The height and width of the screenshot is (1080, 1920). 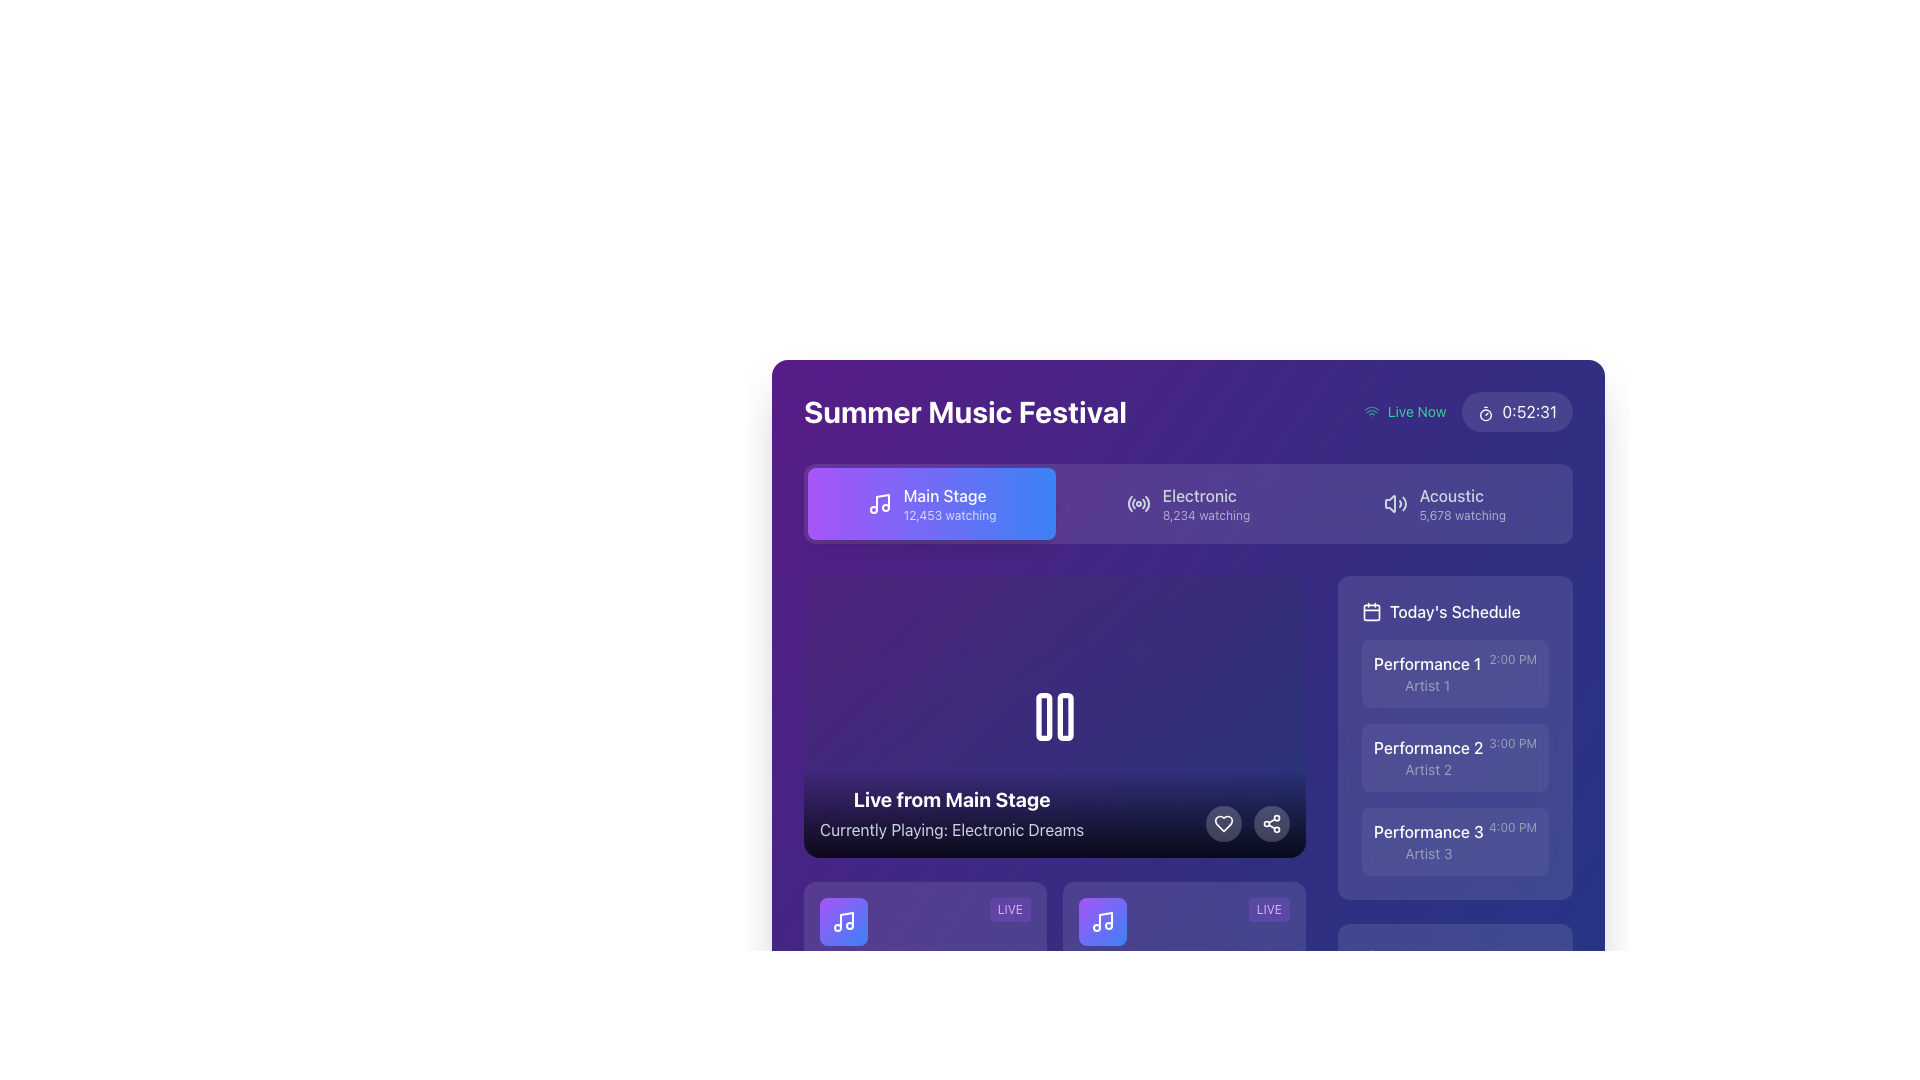 I want to click on the text label indicating the performer or artist associated with 'Performance 3' in the 'Today's Schedule' section, so click(x=1427, y=853).